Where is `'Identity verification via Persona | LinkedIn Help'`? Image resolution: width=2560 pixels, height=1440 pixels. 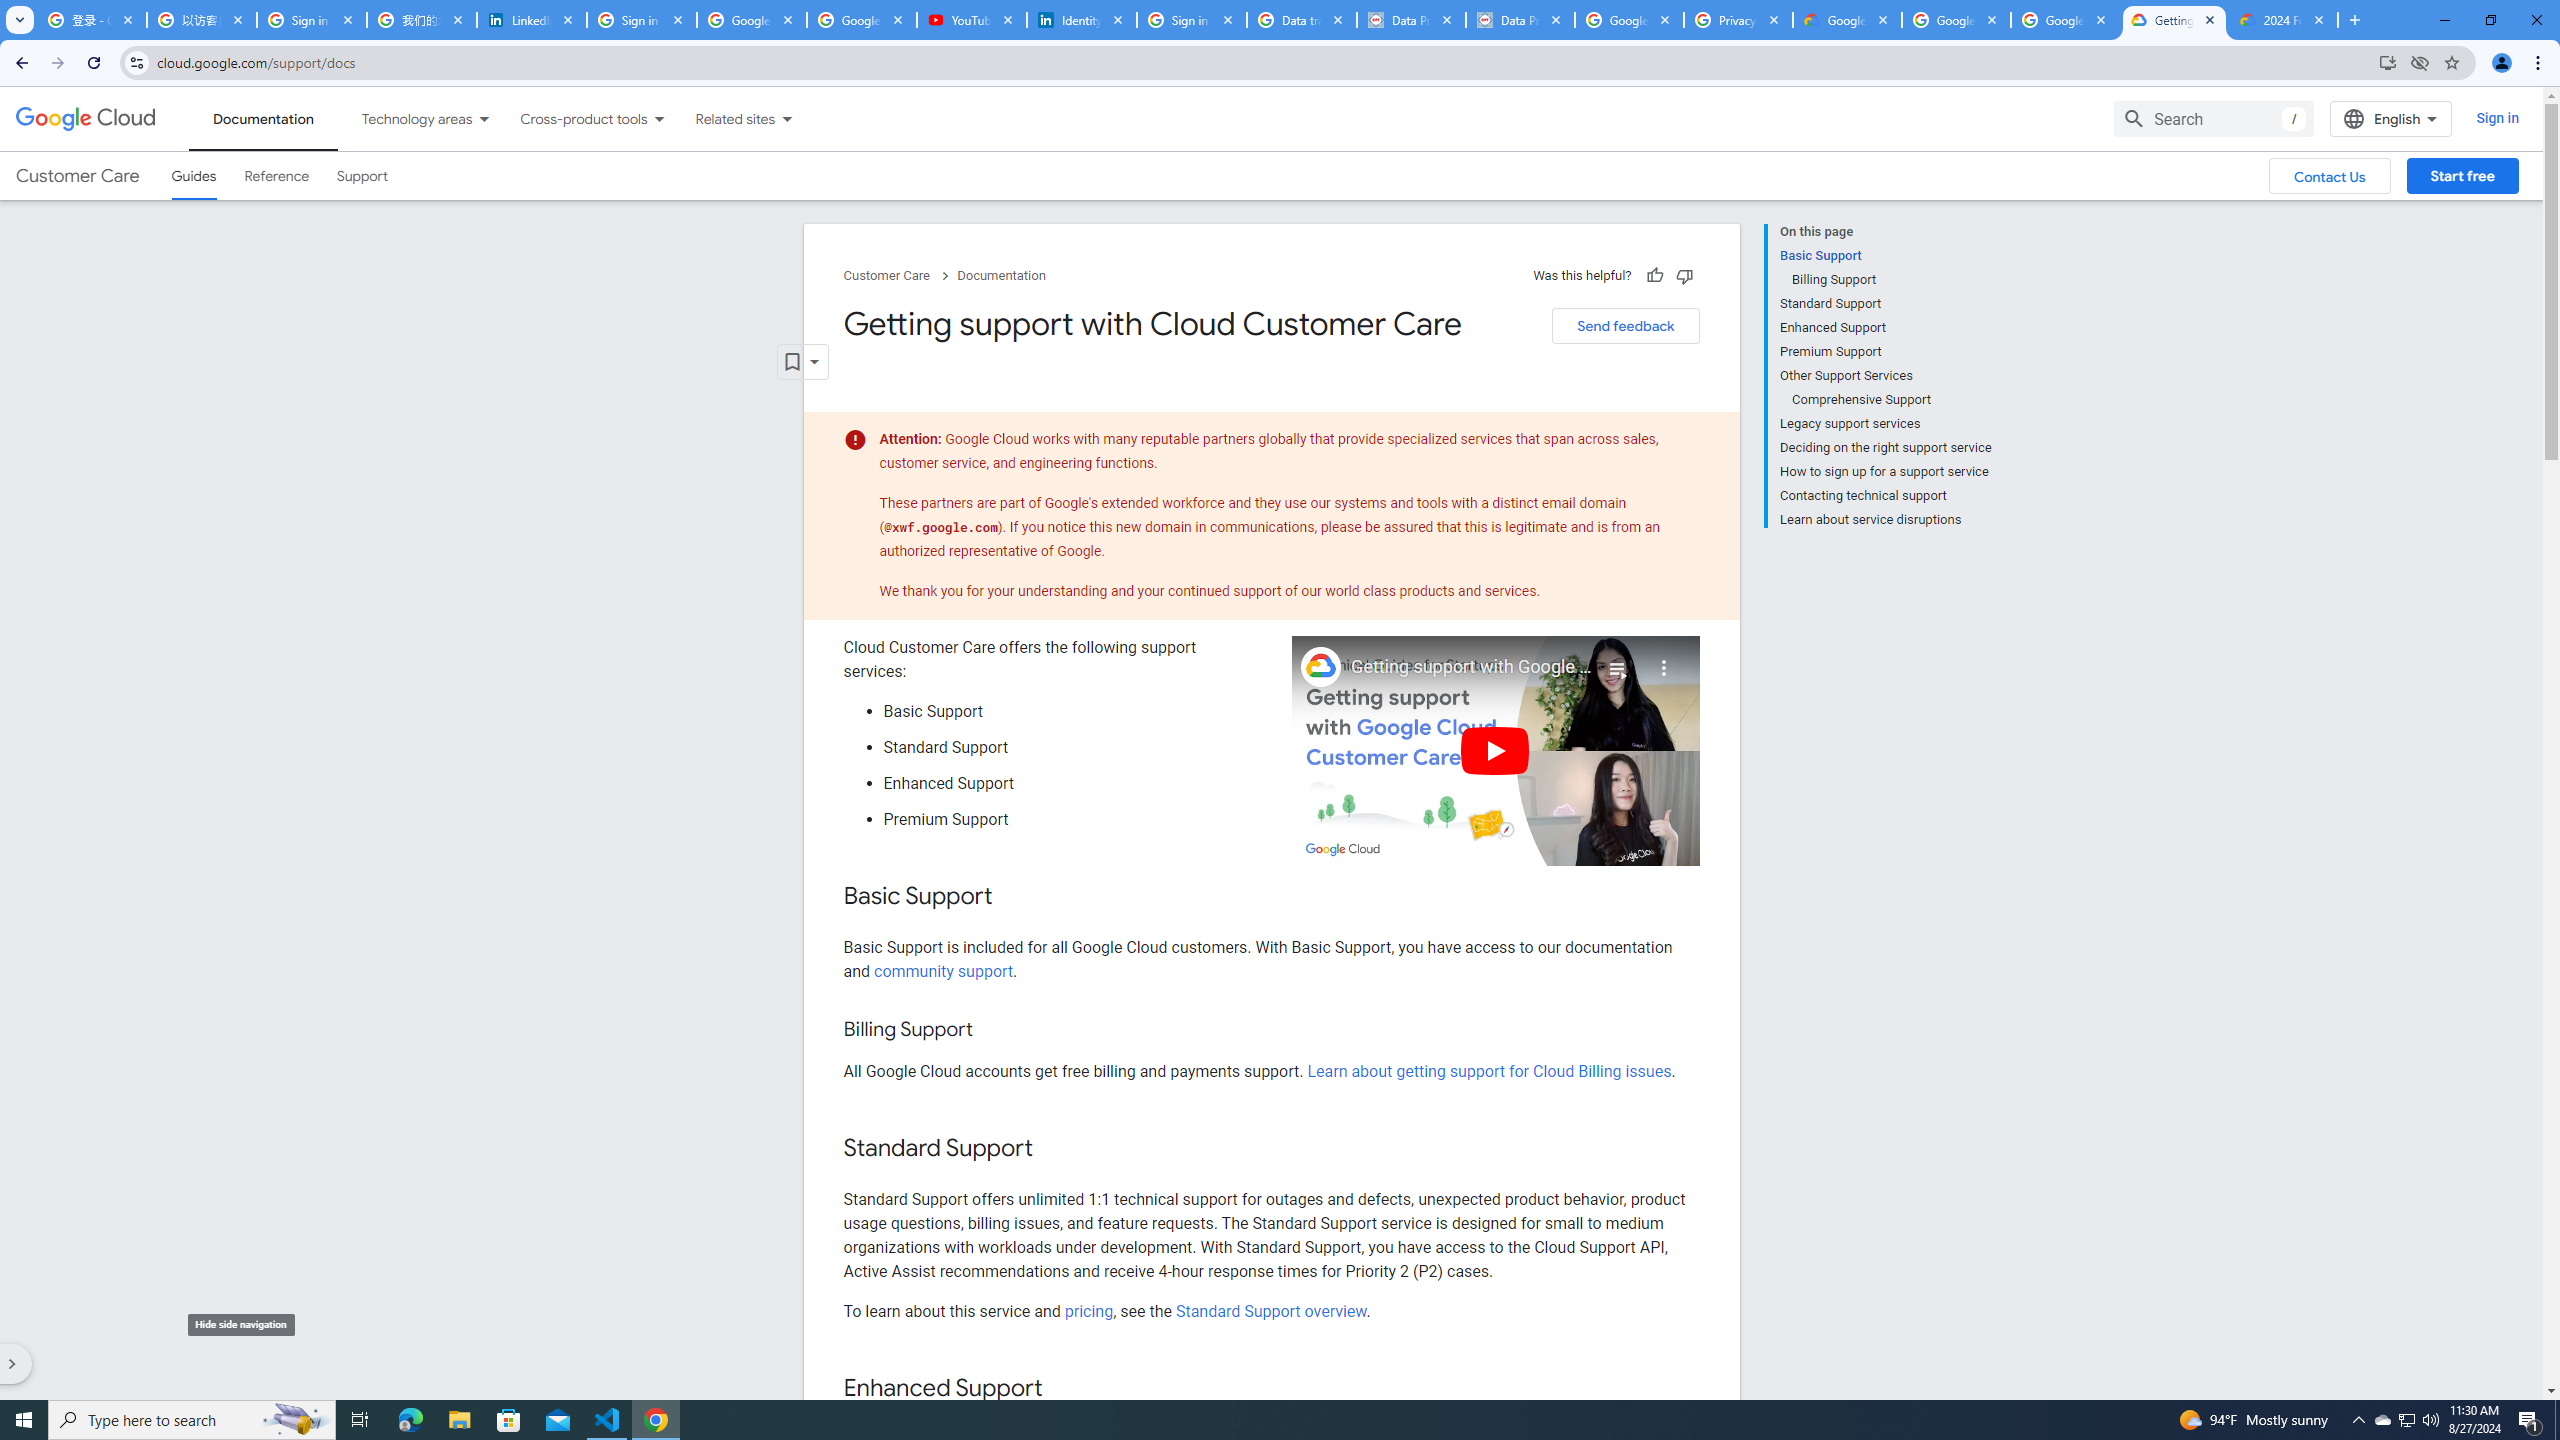
'Identity verification via Persona | LinkedIn Help' is located at coordinates (1081, 19).